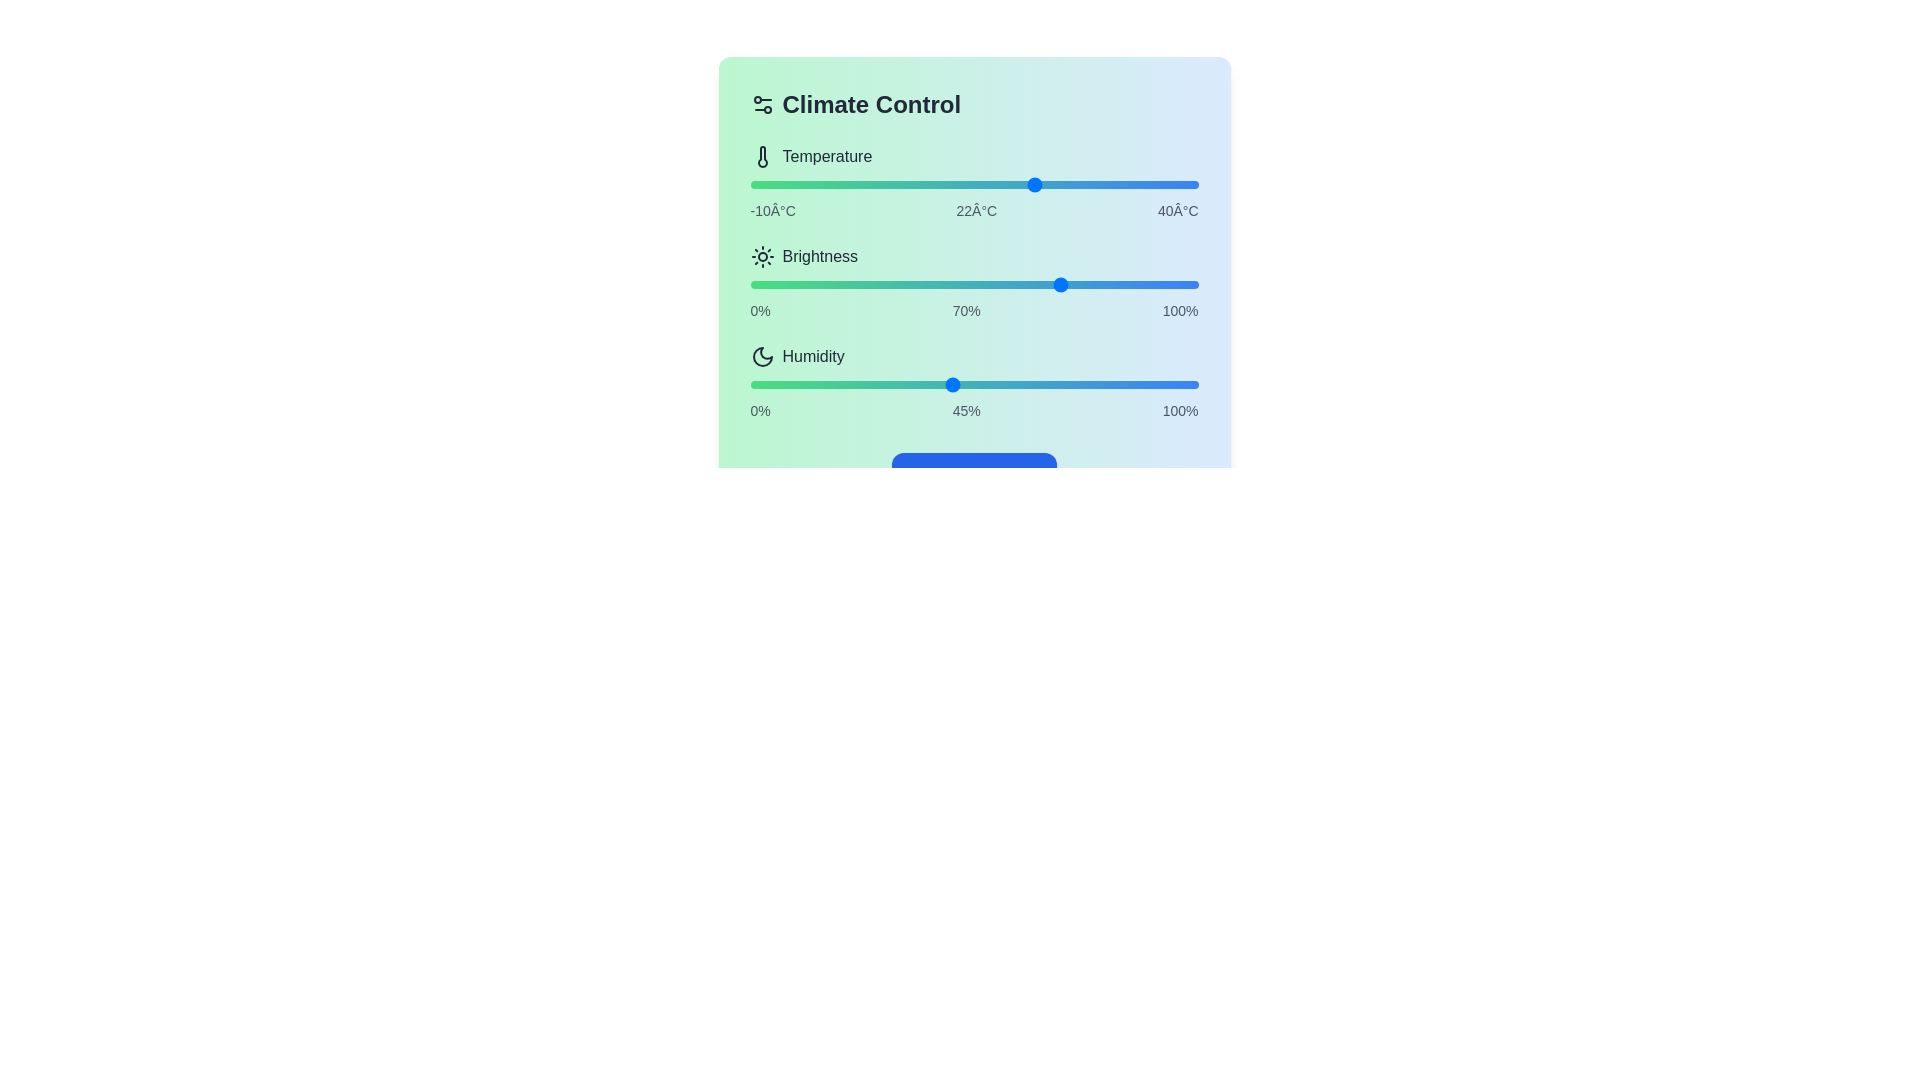 The width and height of the screenshot is (1920, 1080). What do you see at coordinates (761, 356) in the screenshot?
I see `the moon icon located in the 'Climate Control' section under the 'Humidity' label, which is the first graphical element to the left of the 'Humidity' text` at bounding box center [761, 356].